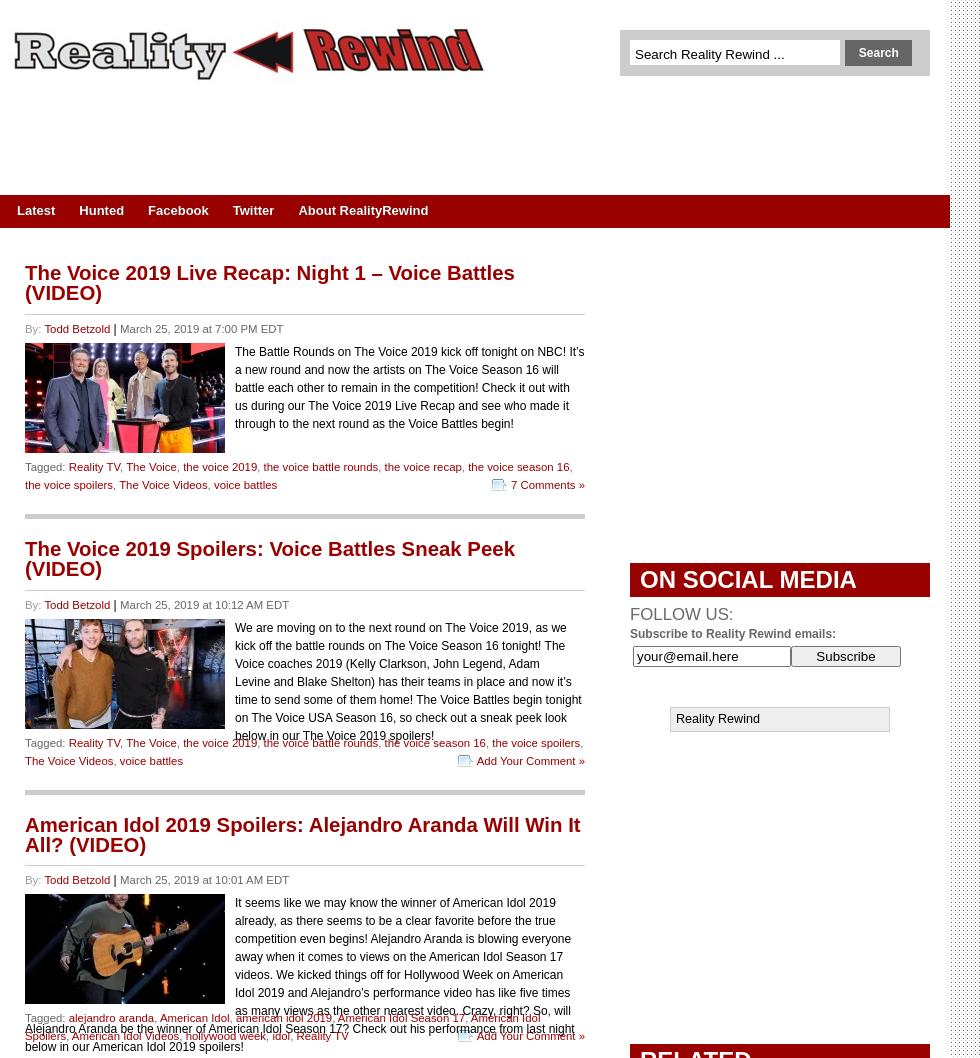 The image size is (980, 1058). What do you see at coordinates (684, 614) in the screenshot?
I see `'FOLLOW US:'` at bounding box center [684, 614].